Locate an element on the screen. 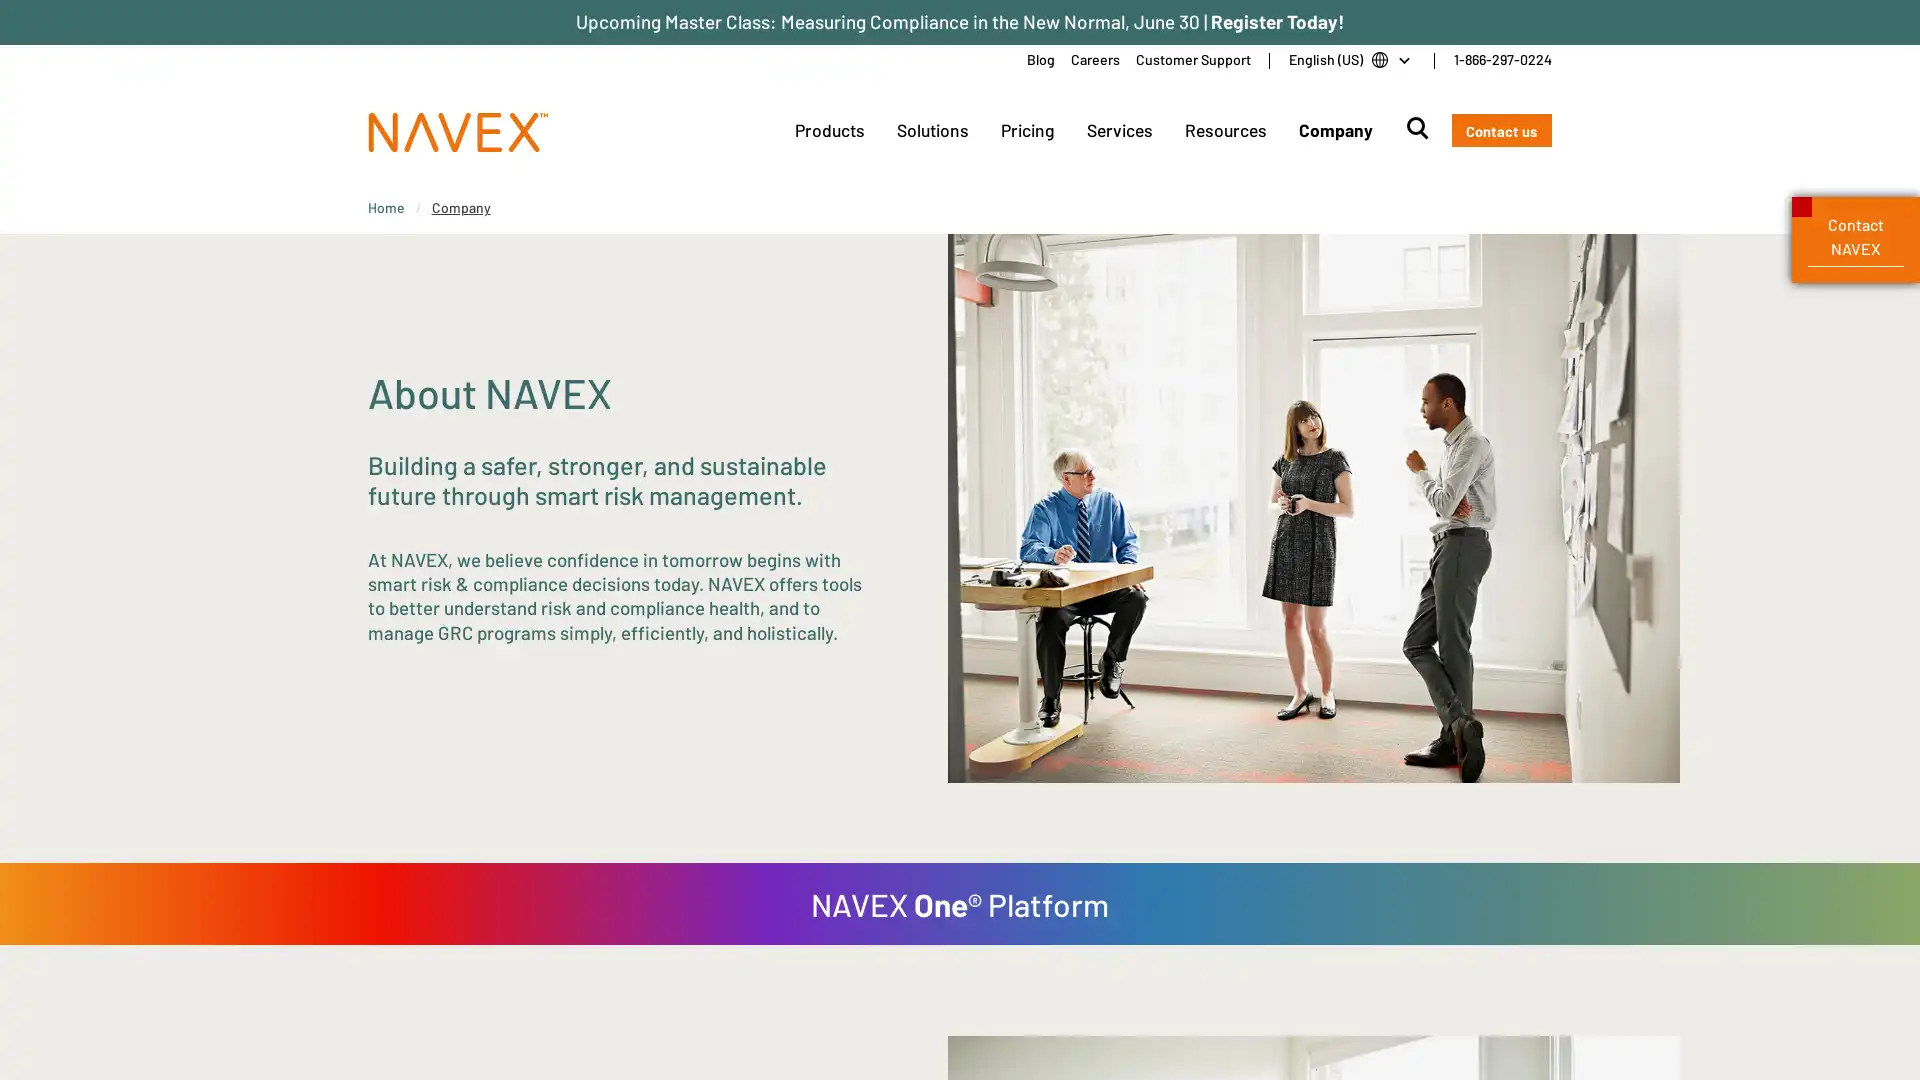  Products is located at coordinates (829, 130).